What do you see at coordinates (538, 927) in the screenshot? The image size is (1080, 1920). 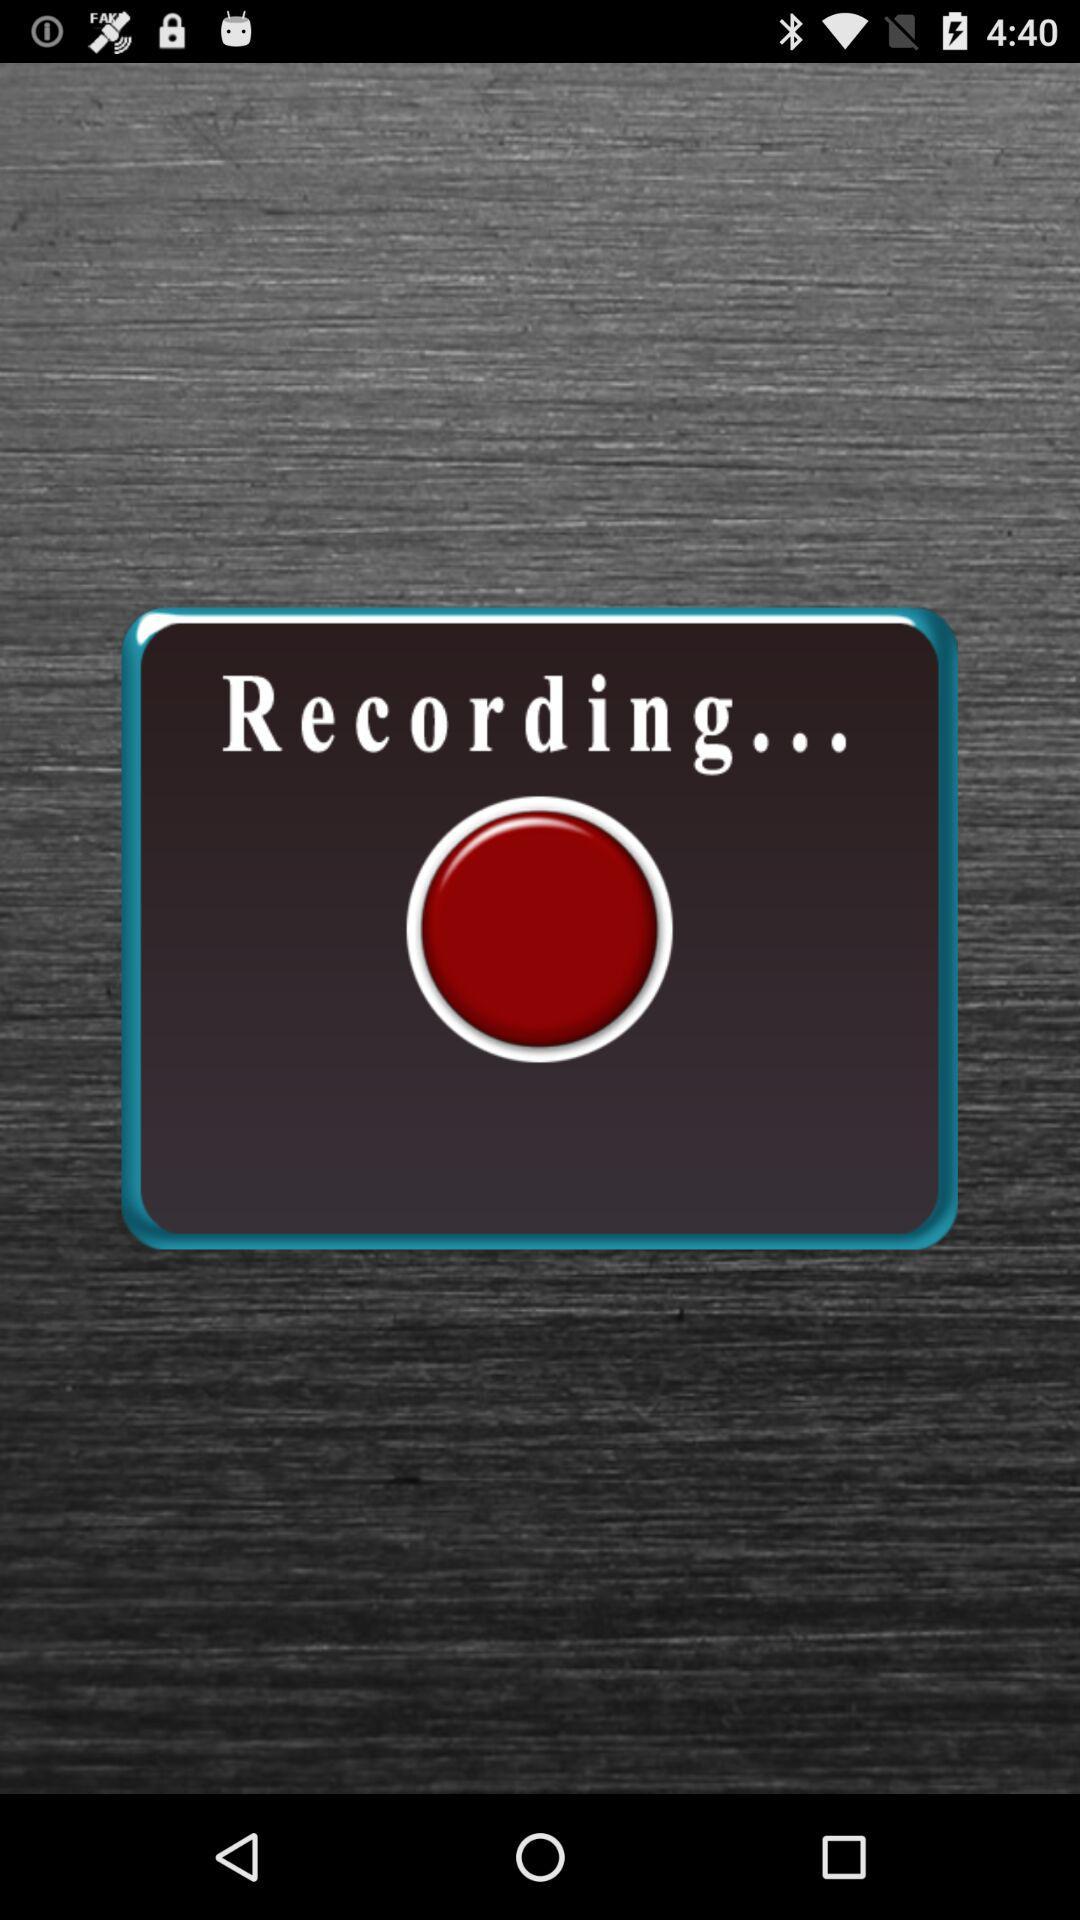 I see `recording indicator` at bounding box center [538, 927].